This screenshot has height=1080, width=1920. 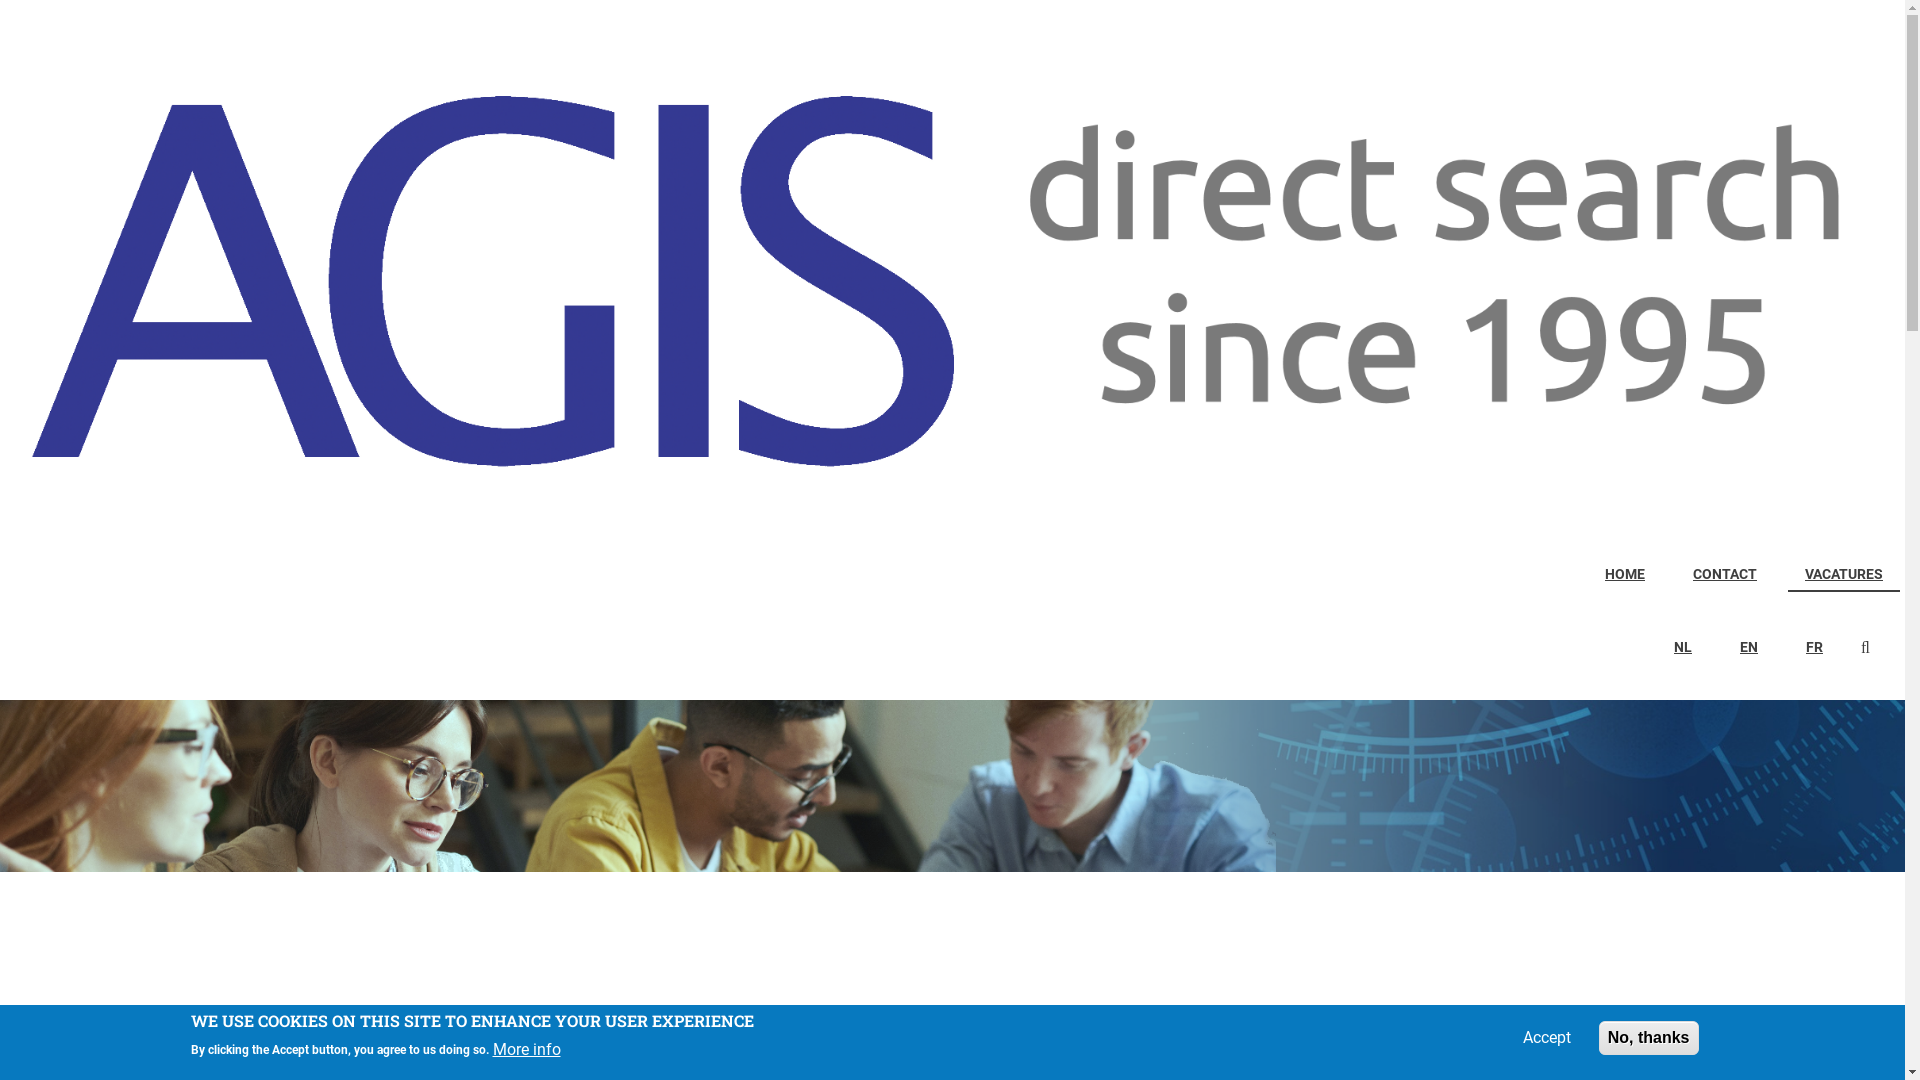 What do you see at coordinates (1723, 575) in the screenshot?
I see `'CONTACT'` at bounding box center [1723, 575].